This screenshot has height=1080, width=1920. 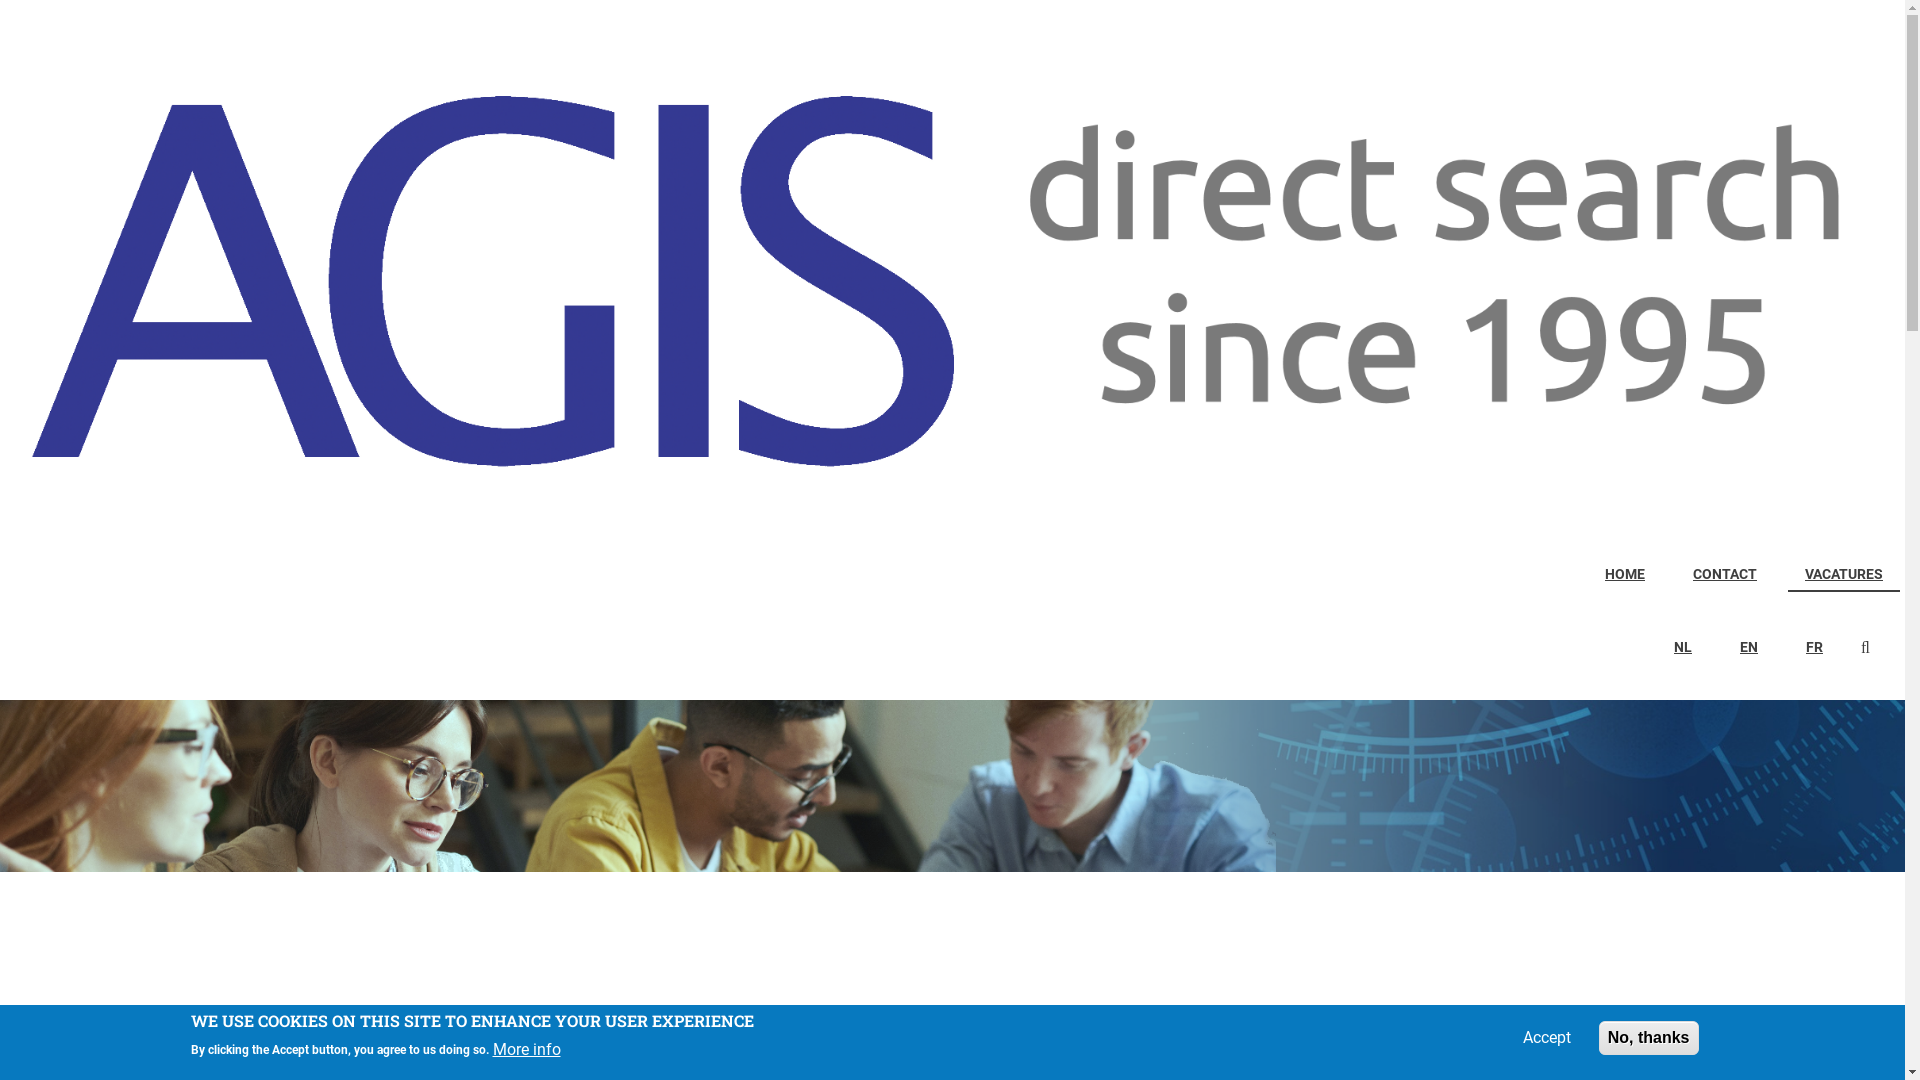 What do you see at coordinates (1723, 575) in the screenshot?
I see `'CONTACT'` at bounding box center [1723, 575].